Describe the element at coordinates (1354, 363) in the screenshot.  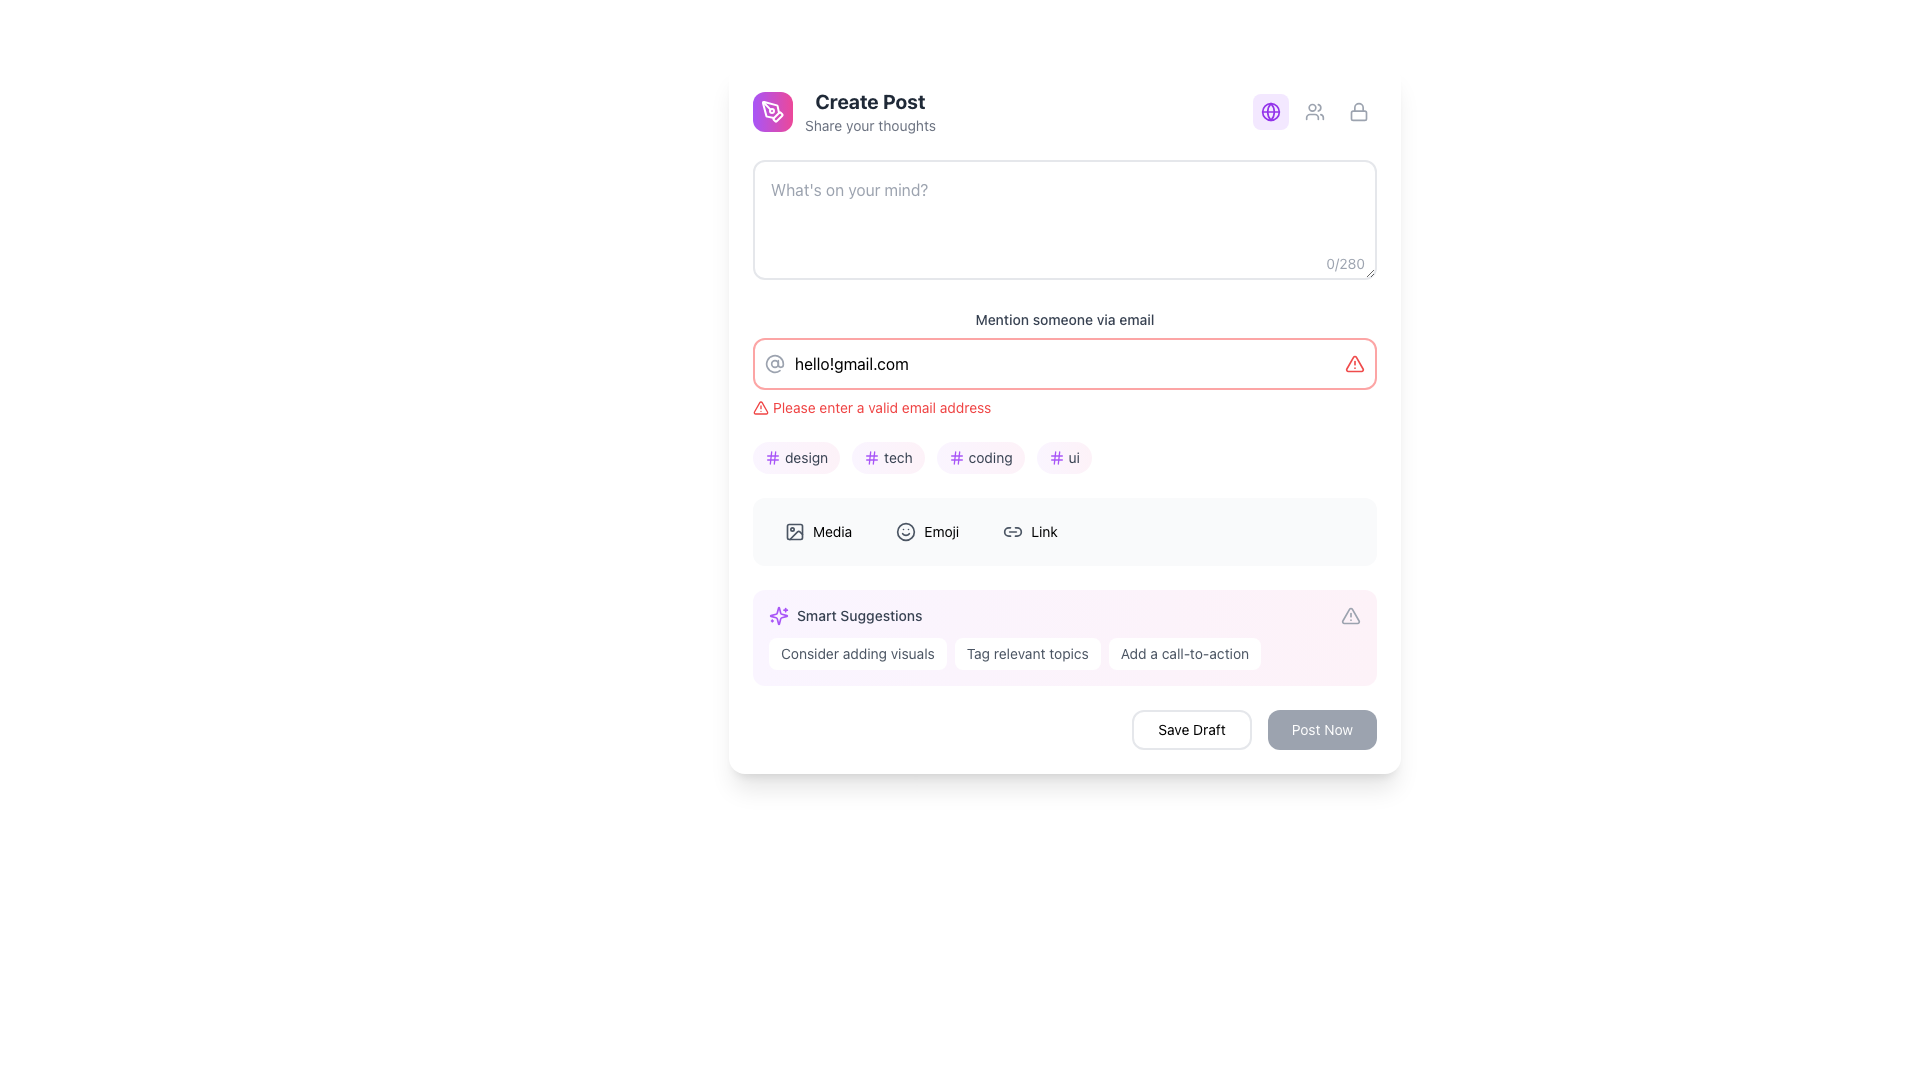
I see `the error/warning icon located on the right edge of the email input field` at that location.